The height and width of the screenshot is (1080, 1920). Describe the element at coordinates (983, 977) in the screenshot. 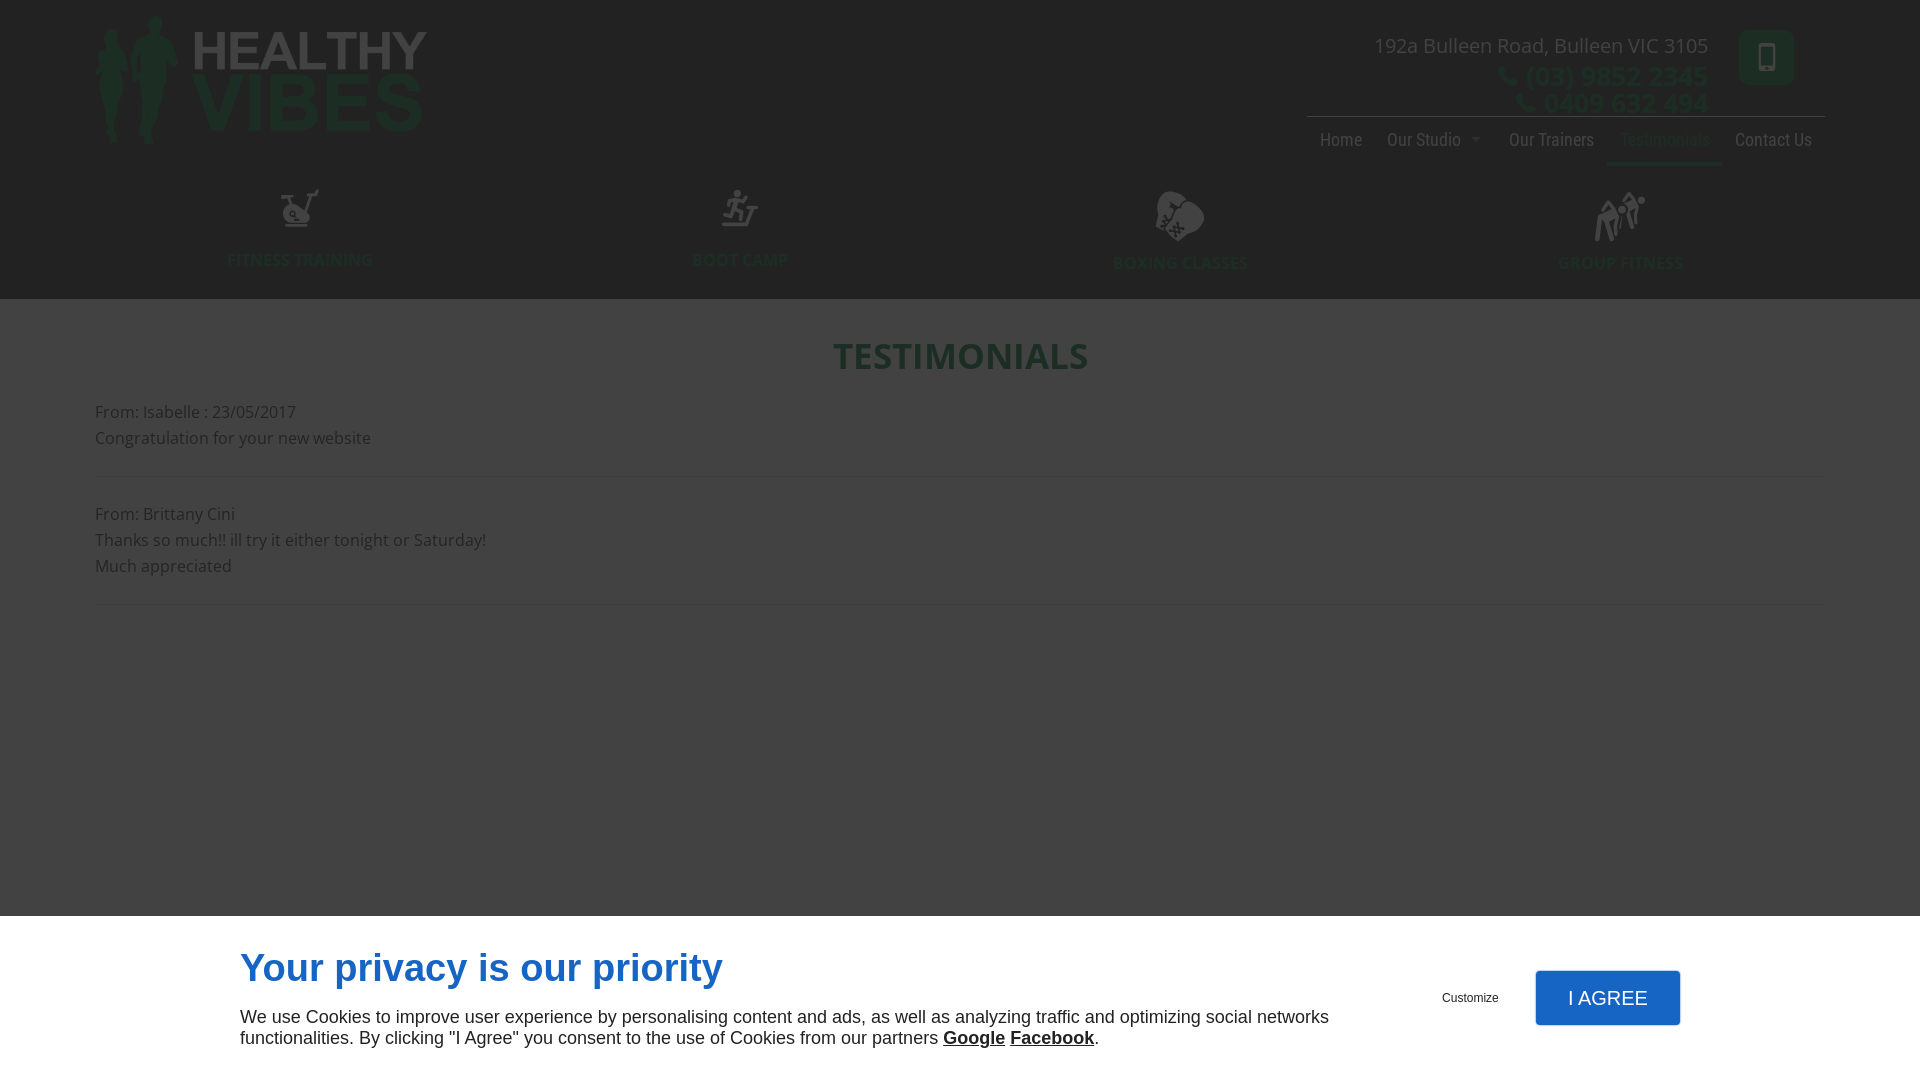

I see `'Mybusiness'` at that location.